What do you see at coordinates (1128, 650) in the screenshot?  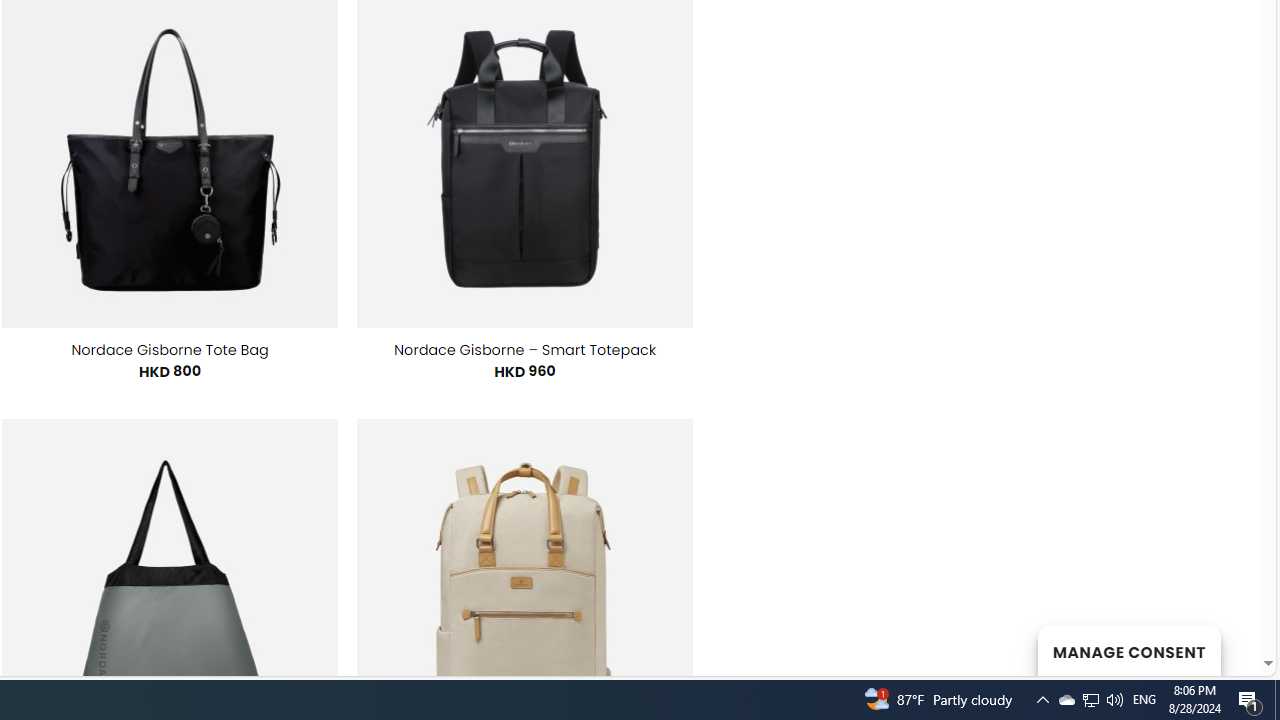 I see `'MANAGE CONSENT'` at bounding box center [1128, 650].